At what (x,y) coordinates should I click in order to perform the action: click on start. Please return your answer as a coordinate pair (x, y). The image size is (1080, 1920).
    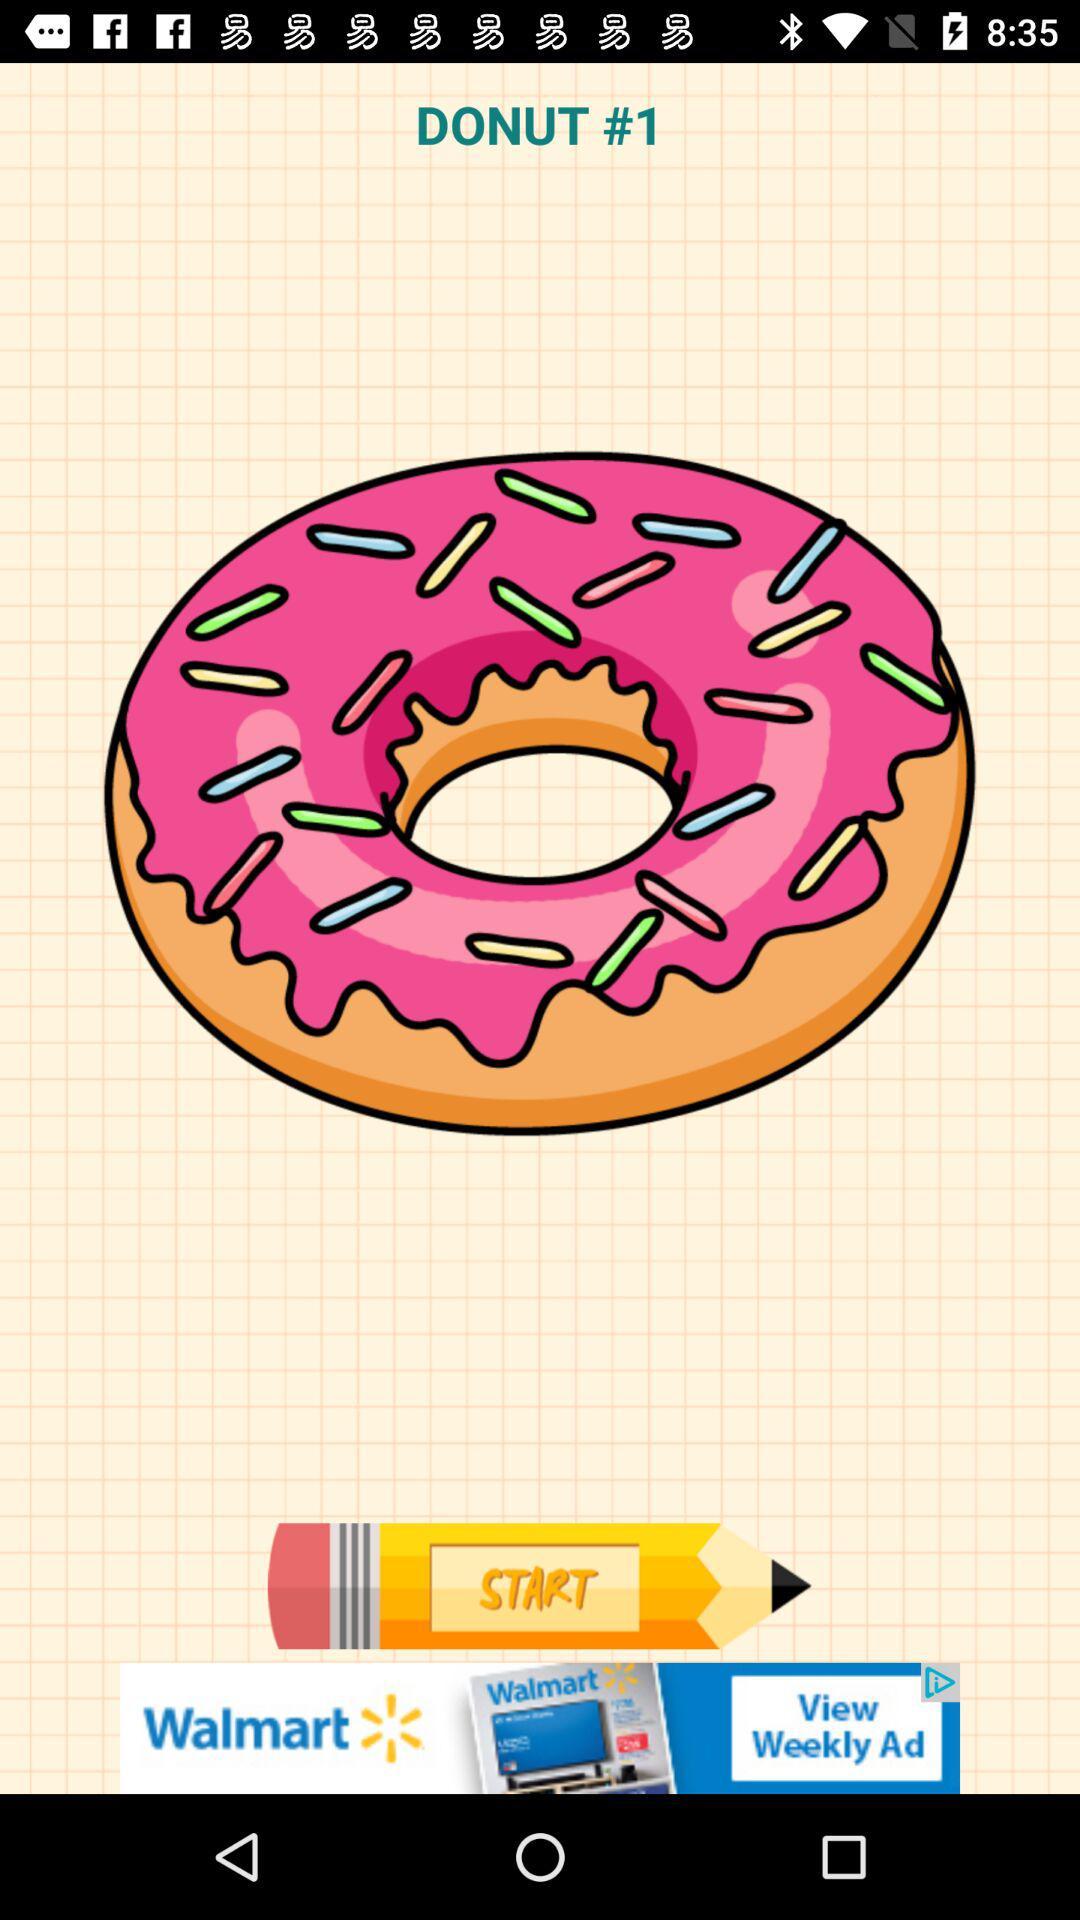
    Looking at the image, I should click on (538, 1585).